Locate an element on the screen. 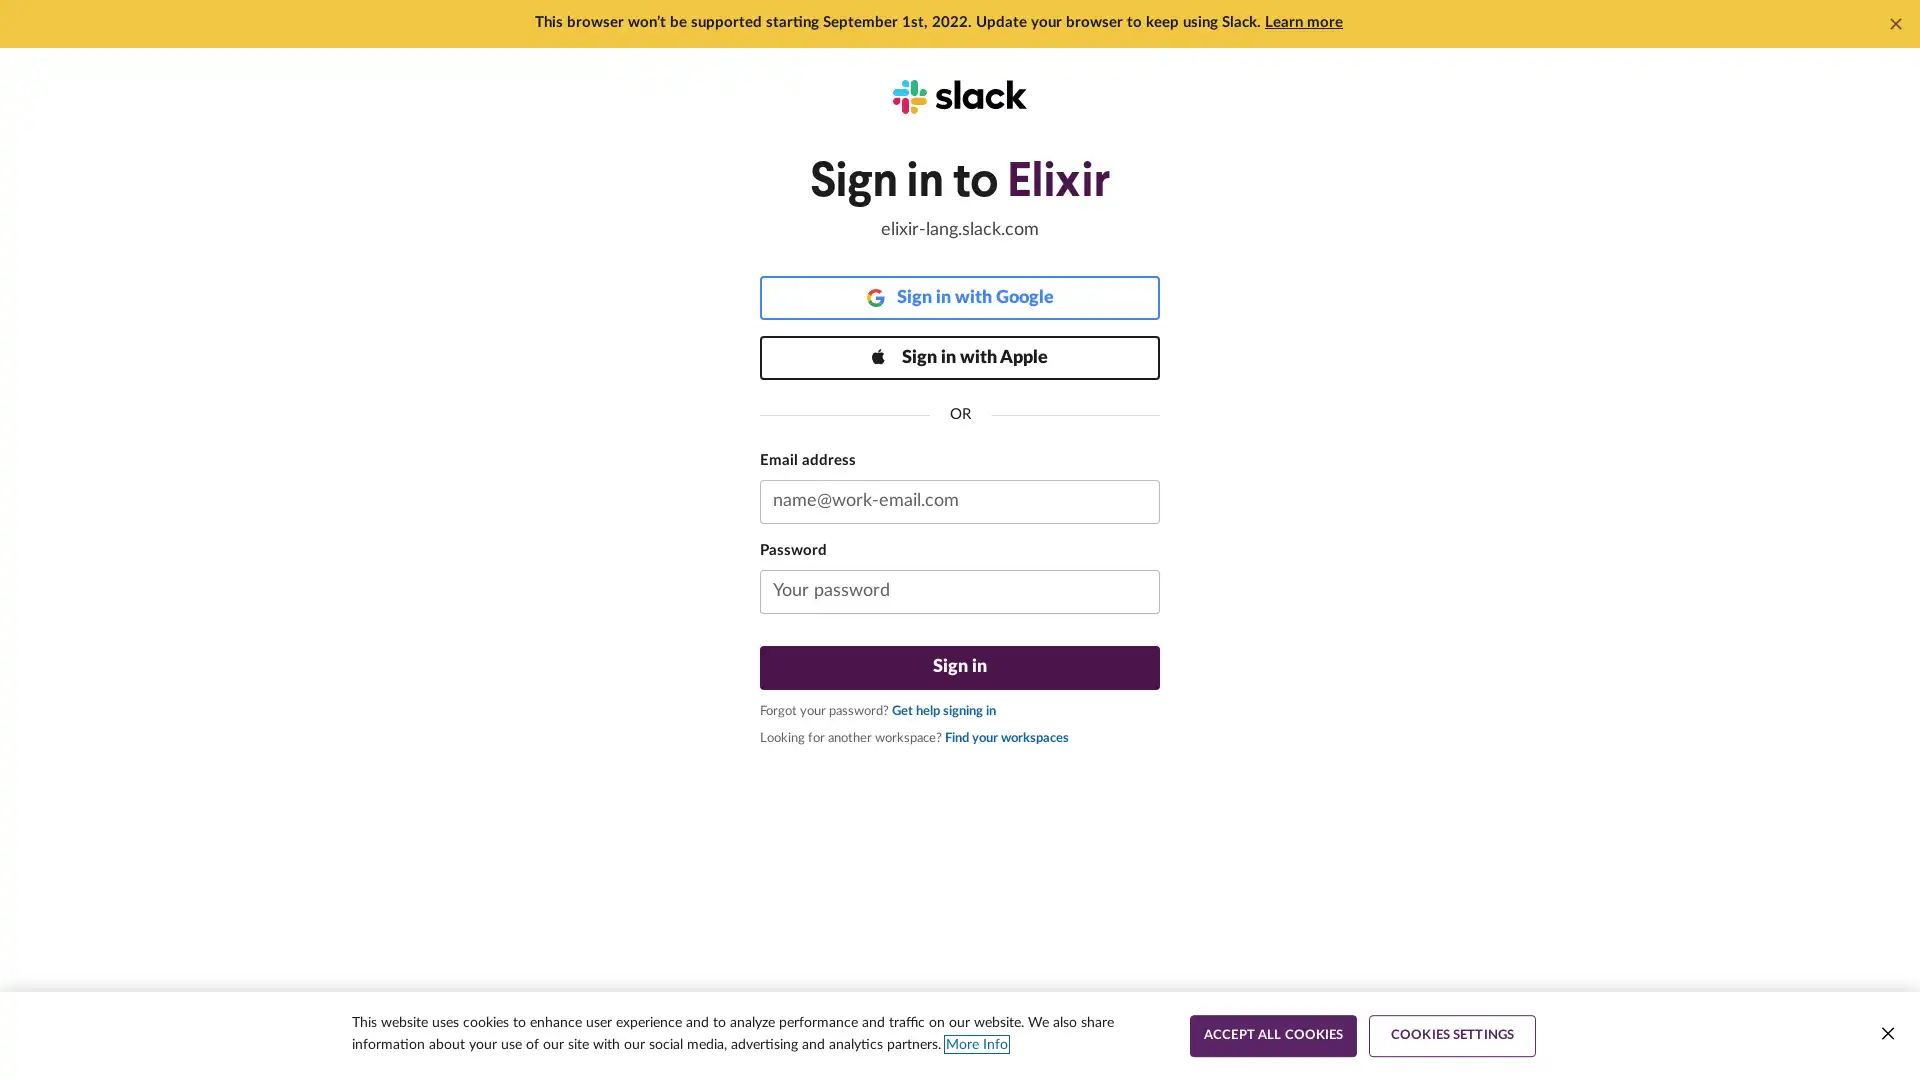 The image size is (1920, 1080). Sign in with Google is located at coordinates (960, 297).